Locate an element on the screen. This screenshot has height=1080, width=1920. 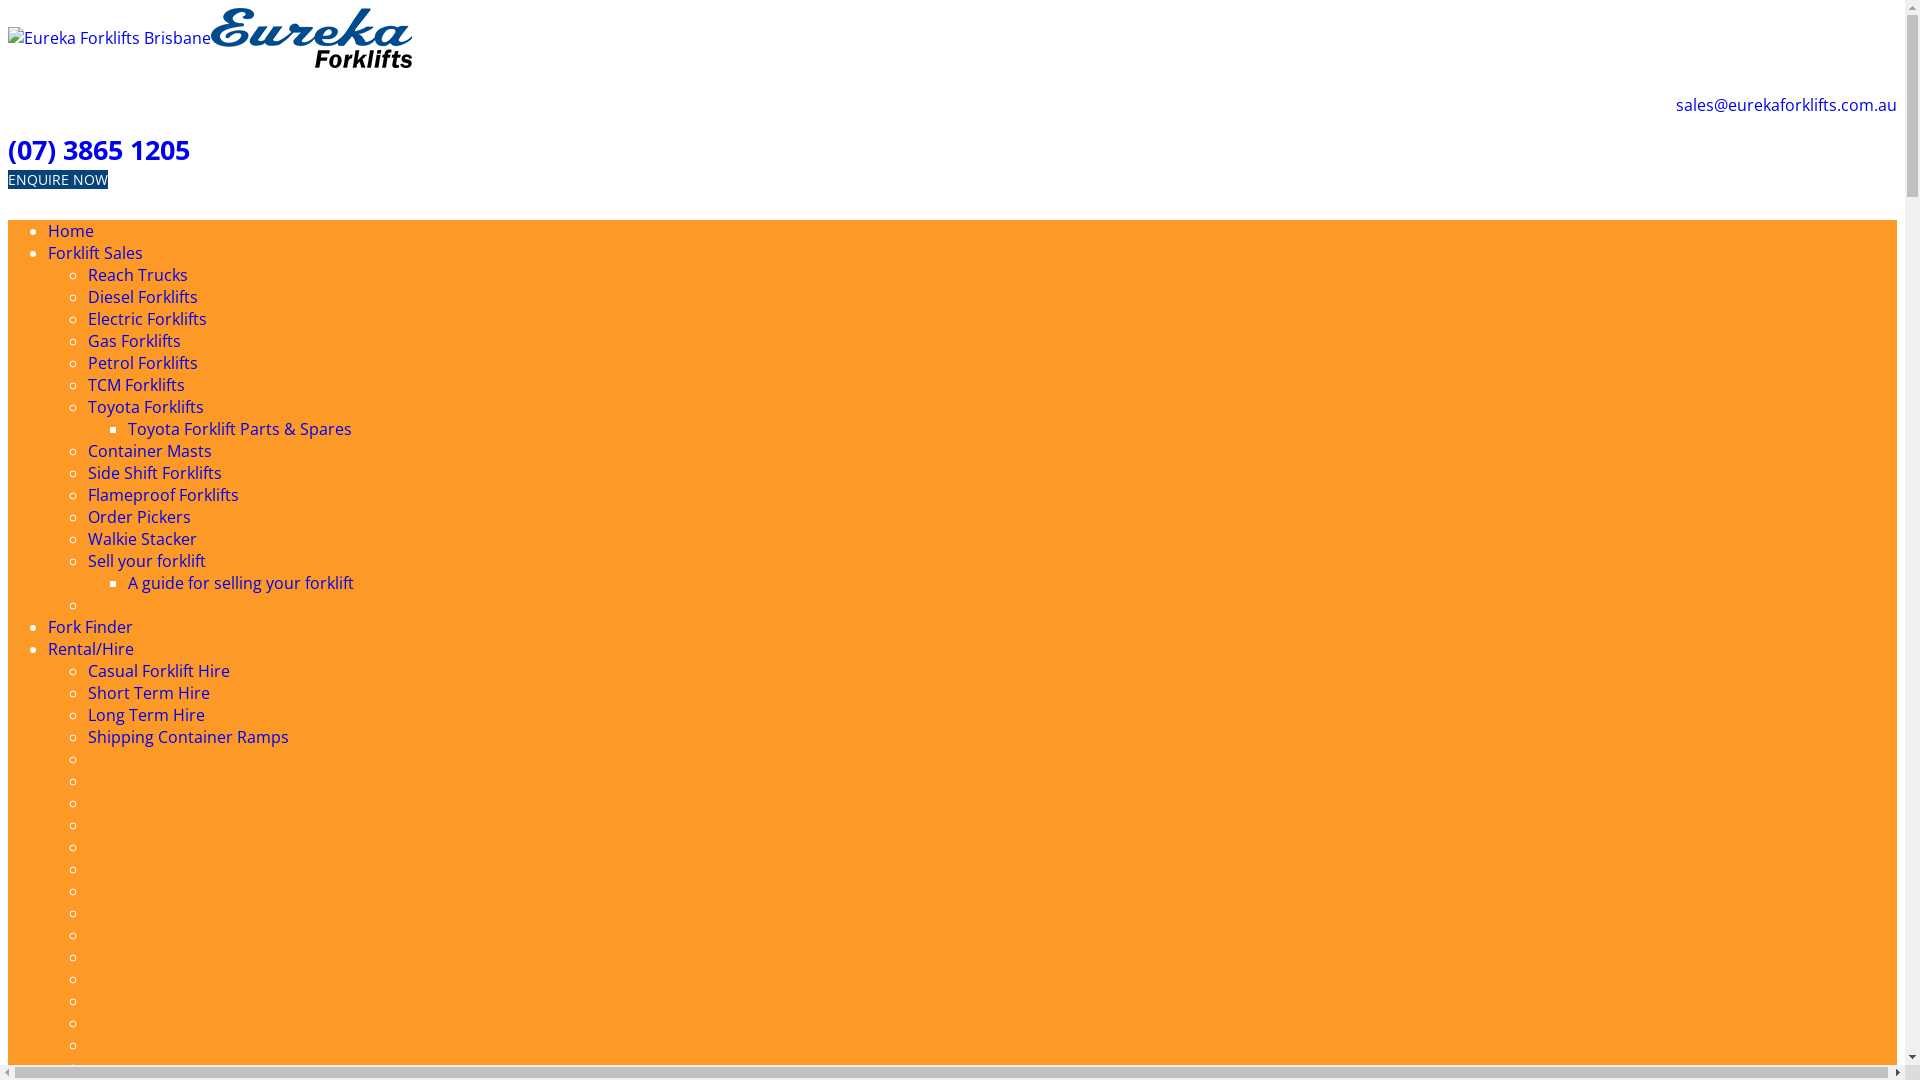
'Forklift Sales' is located at coordinates (94, 252).